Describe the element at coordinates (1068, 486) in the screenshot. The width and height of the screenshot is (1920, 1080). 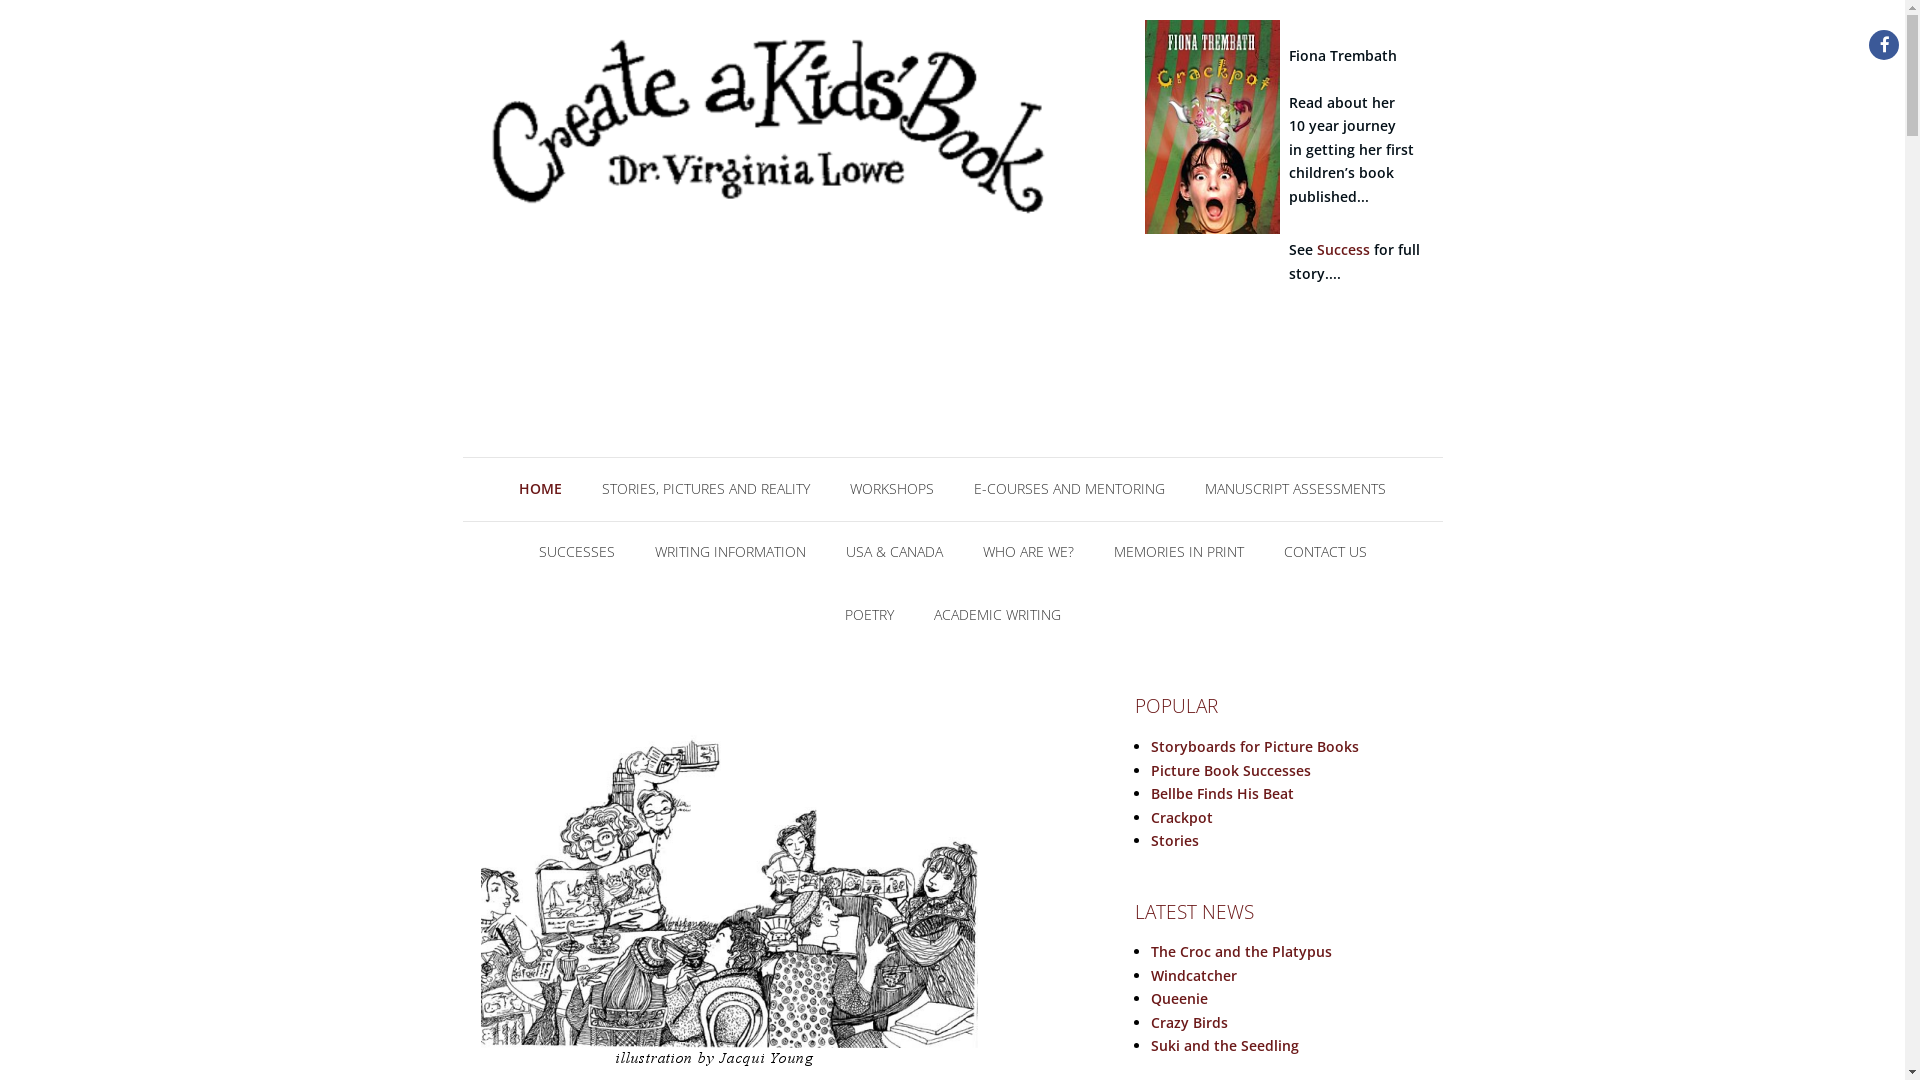
I see `'E-COURSES AND MENTORING'` at that location.